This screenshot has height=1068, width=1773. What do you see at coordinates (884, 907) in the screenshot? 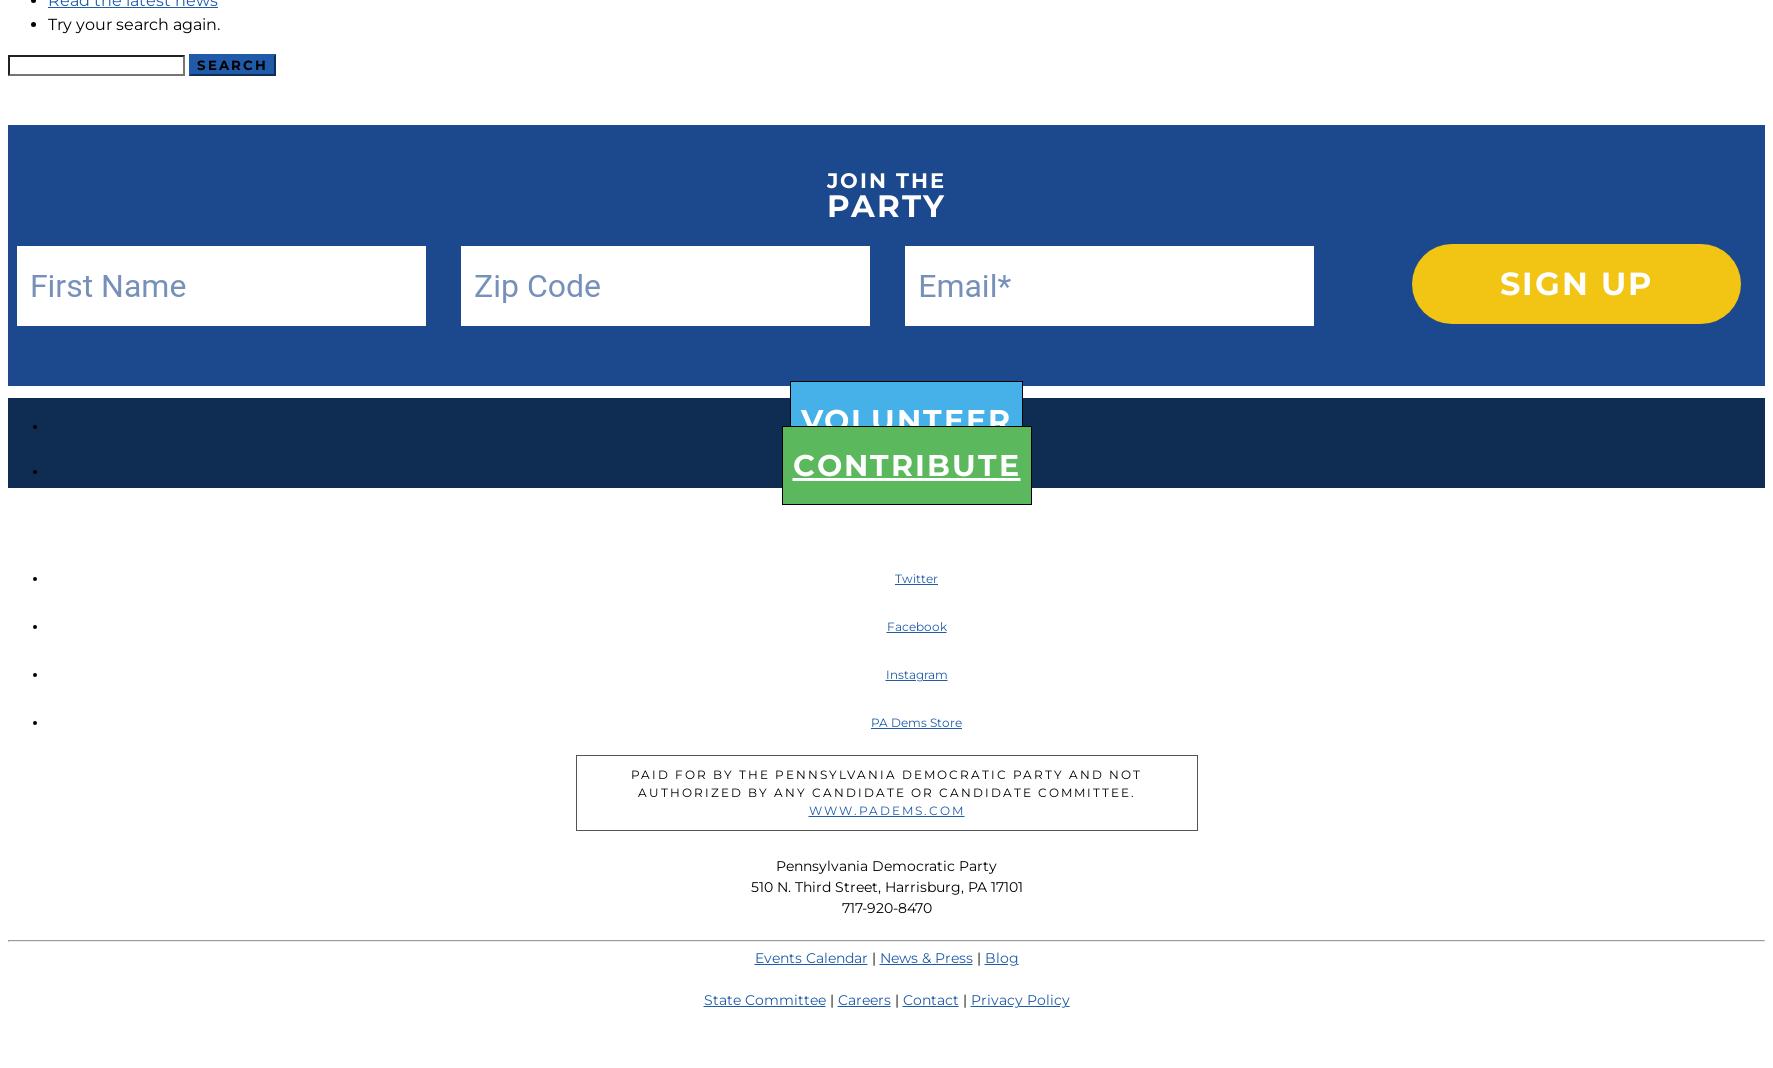
I see `'717-920-8470'` at bounding box center [884, 907].